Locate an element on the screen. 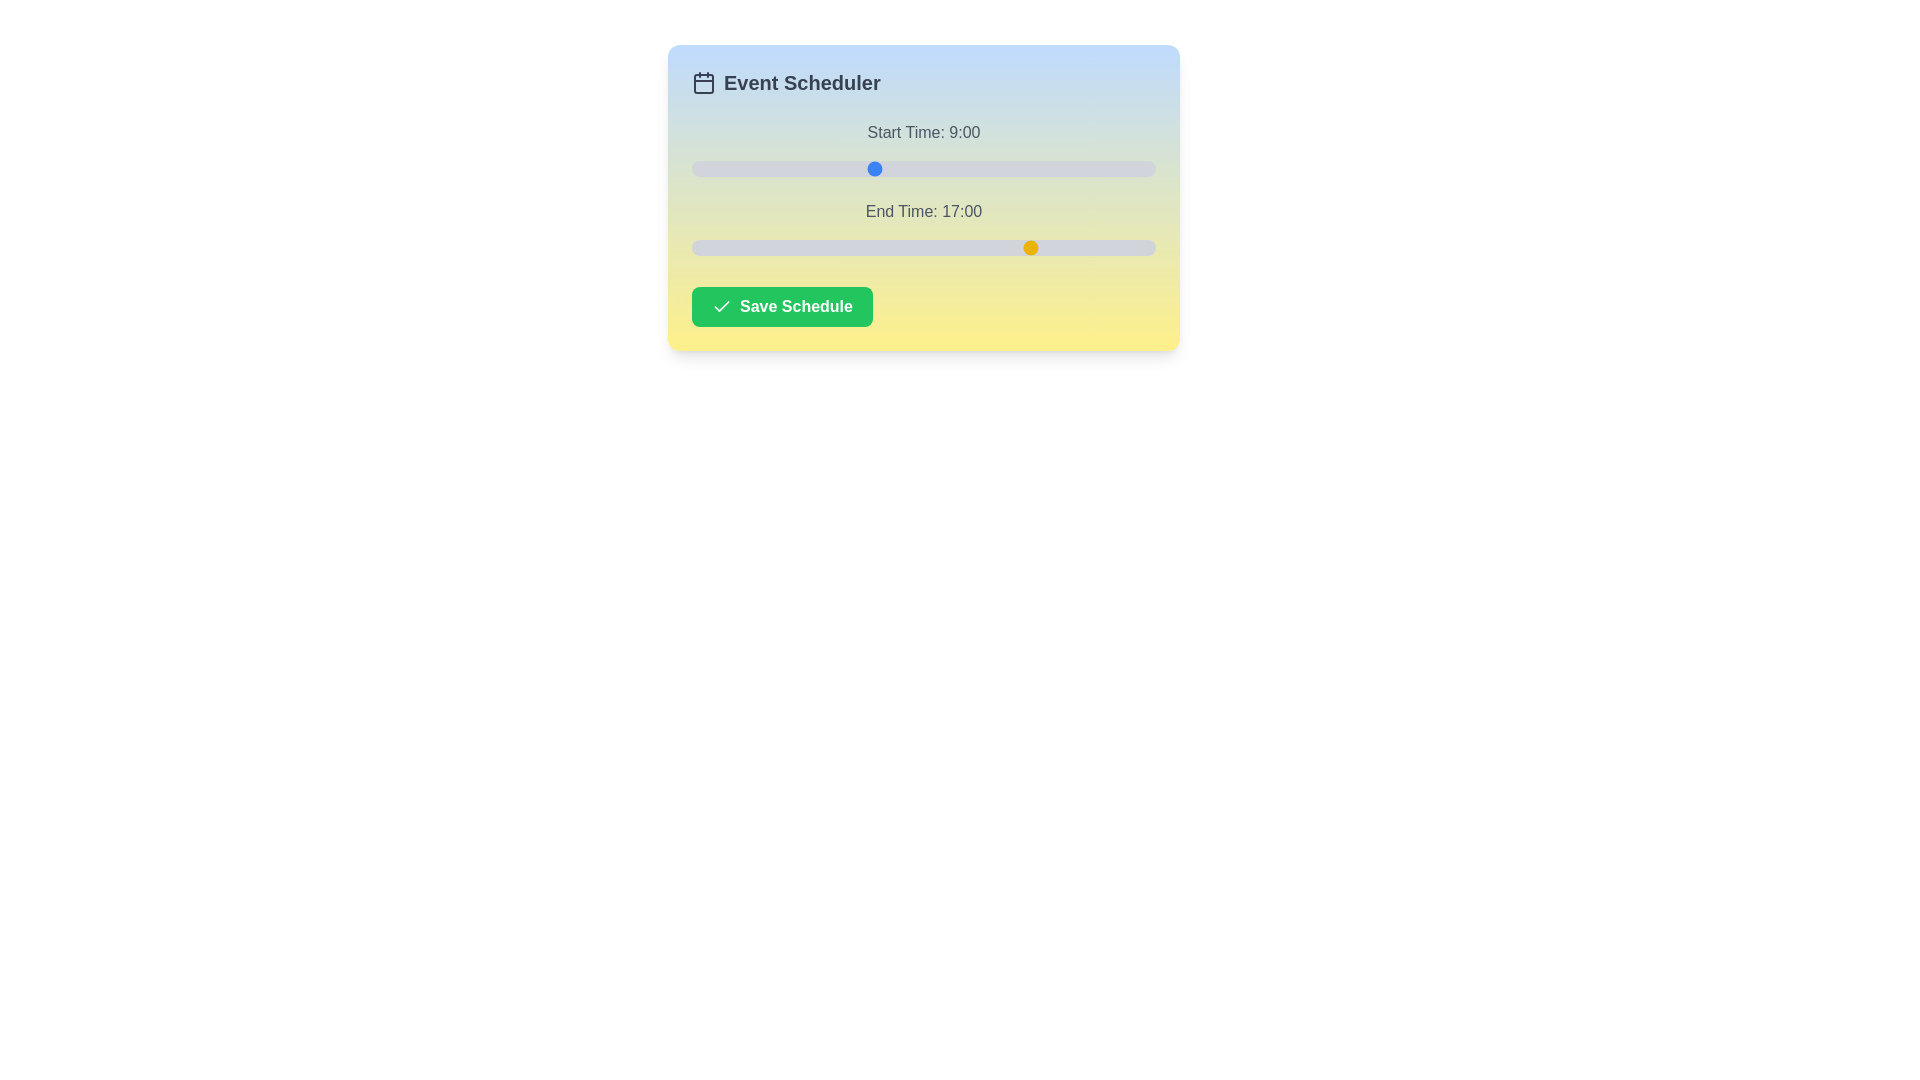 This screenshot has width=1920, height=1080. the end time slider to 4 is located at coordinates (771, 246).